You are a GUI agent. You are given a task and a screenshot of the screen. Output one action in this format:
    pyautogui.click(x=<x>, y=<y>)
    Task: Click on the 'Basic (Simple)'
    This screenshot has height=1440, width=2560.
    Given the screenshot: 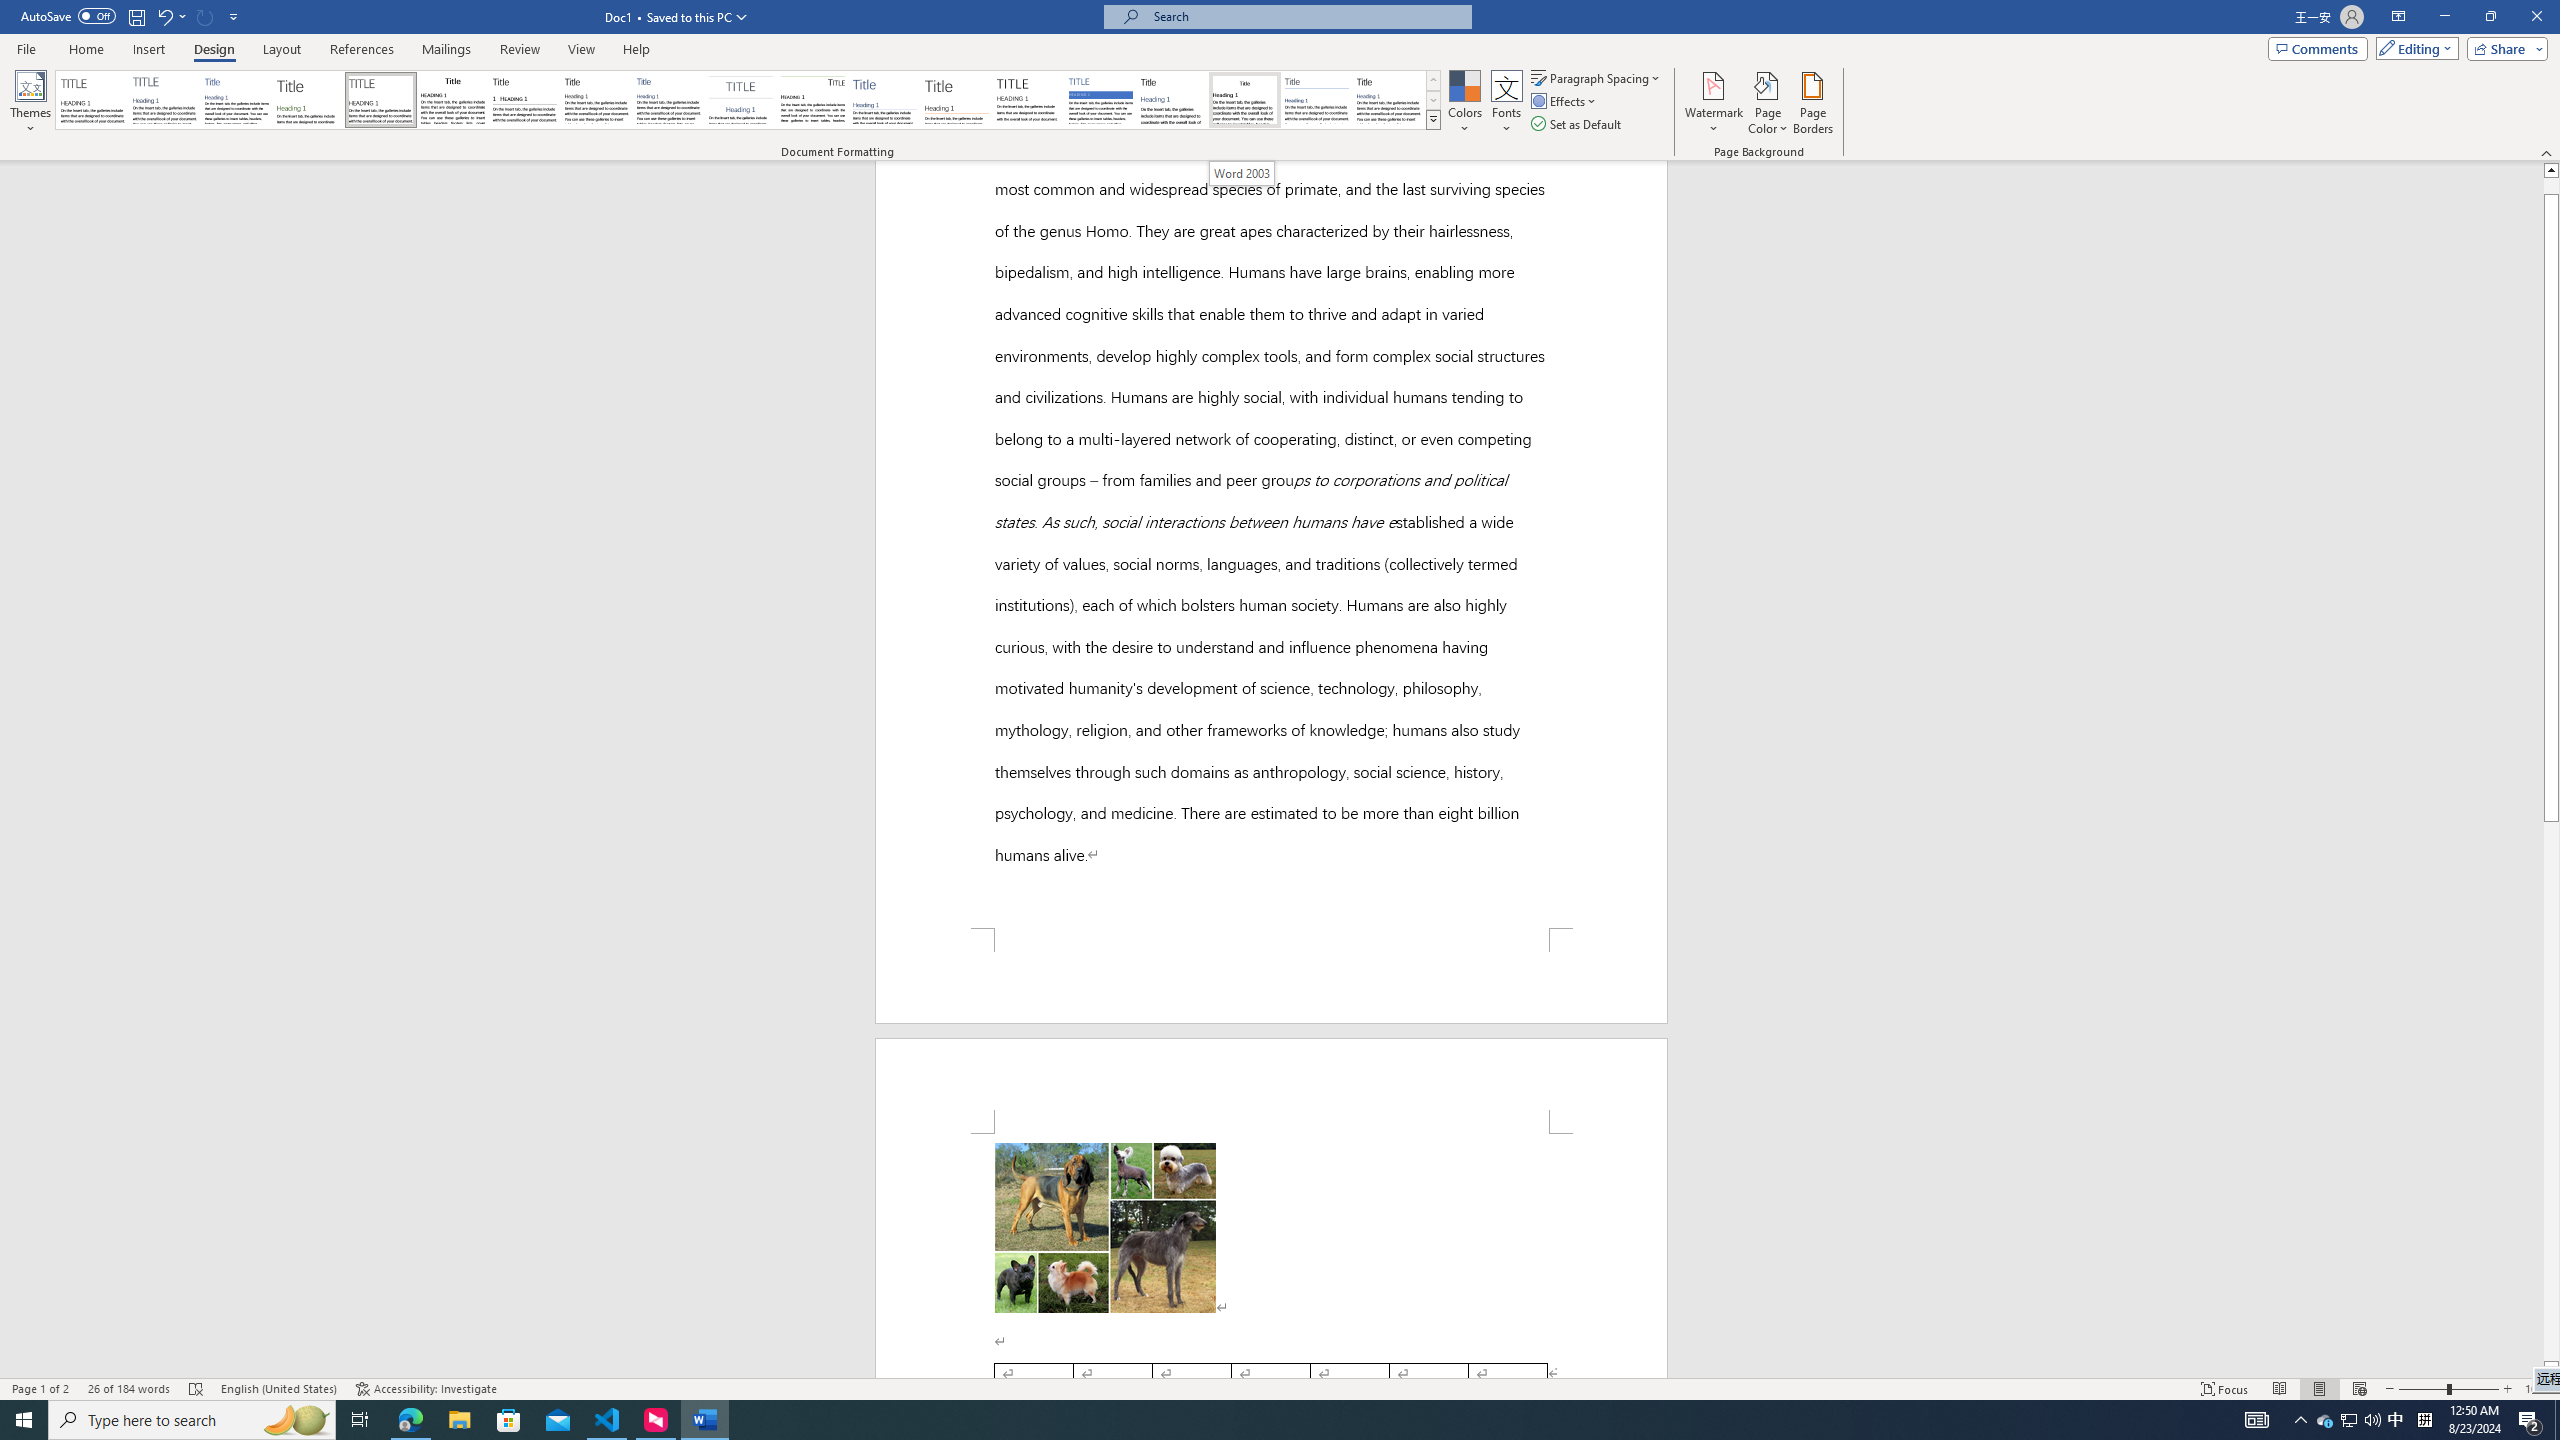 What is the action you would take?
    pyautogui.click(x=237, y=99)
    